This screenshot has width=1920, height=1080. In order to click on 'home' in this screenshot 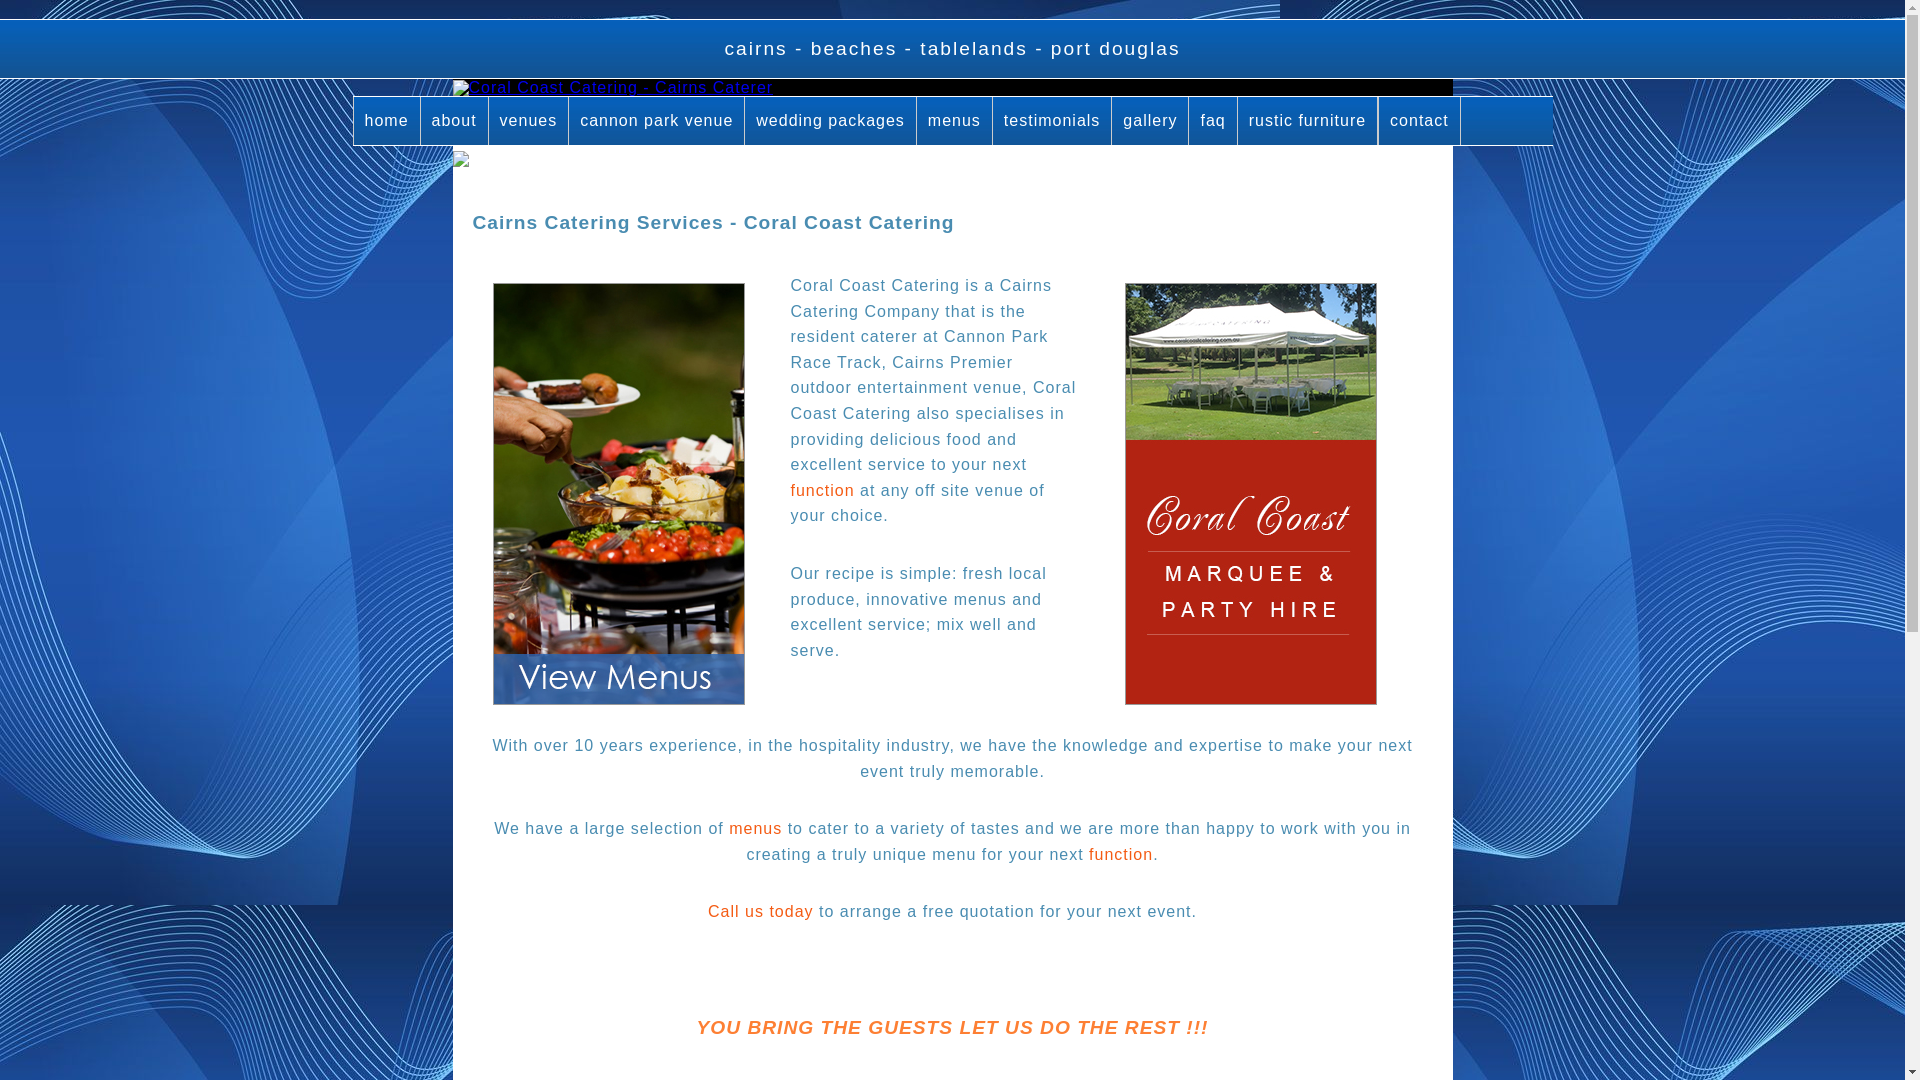, I will do `click(387, 120)`.